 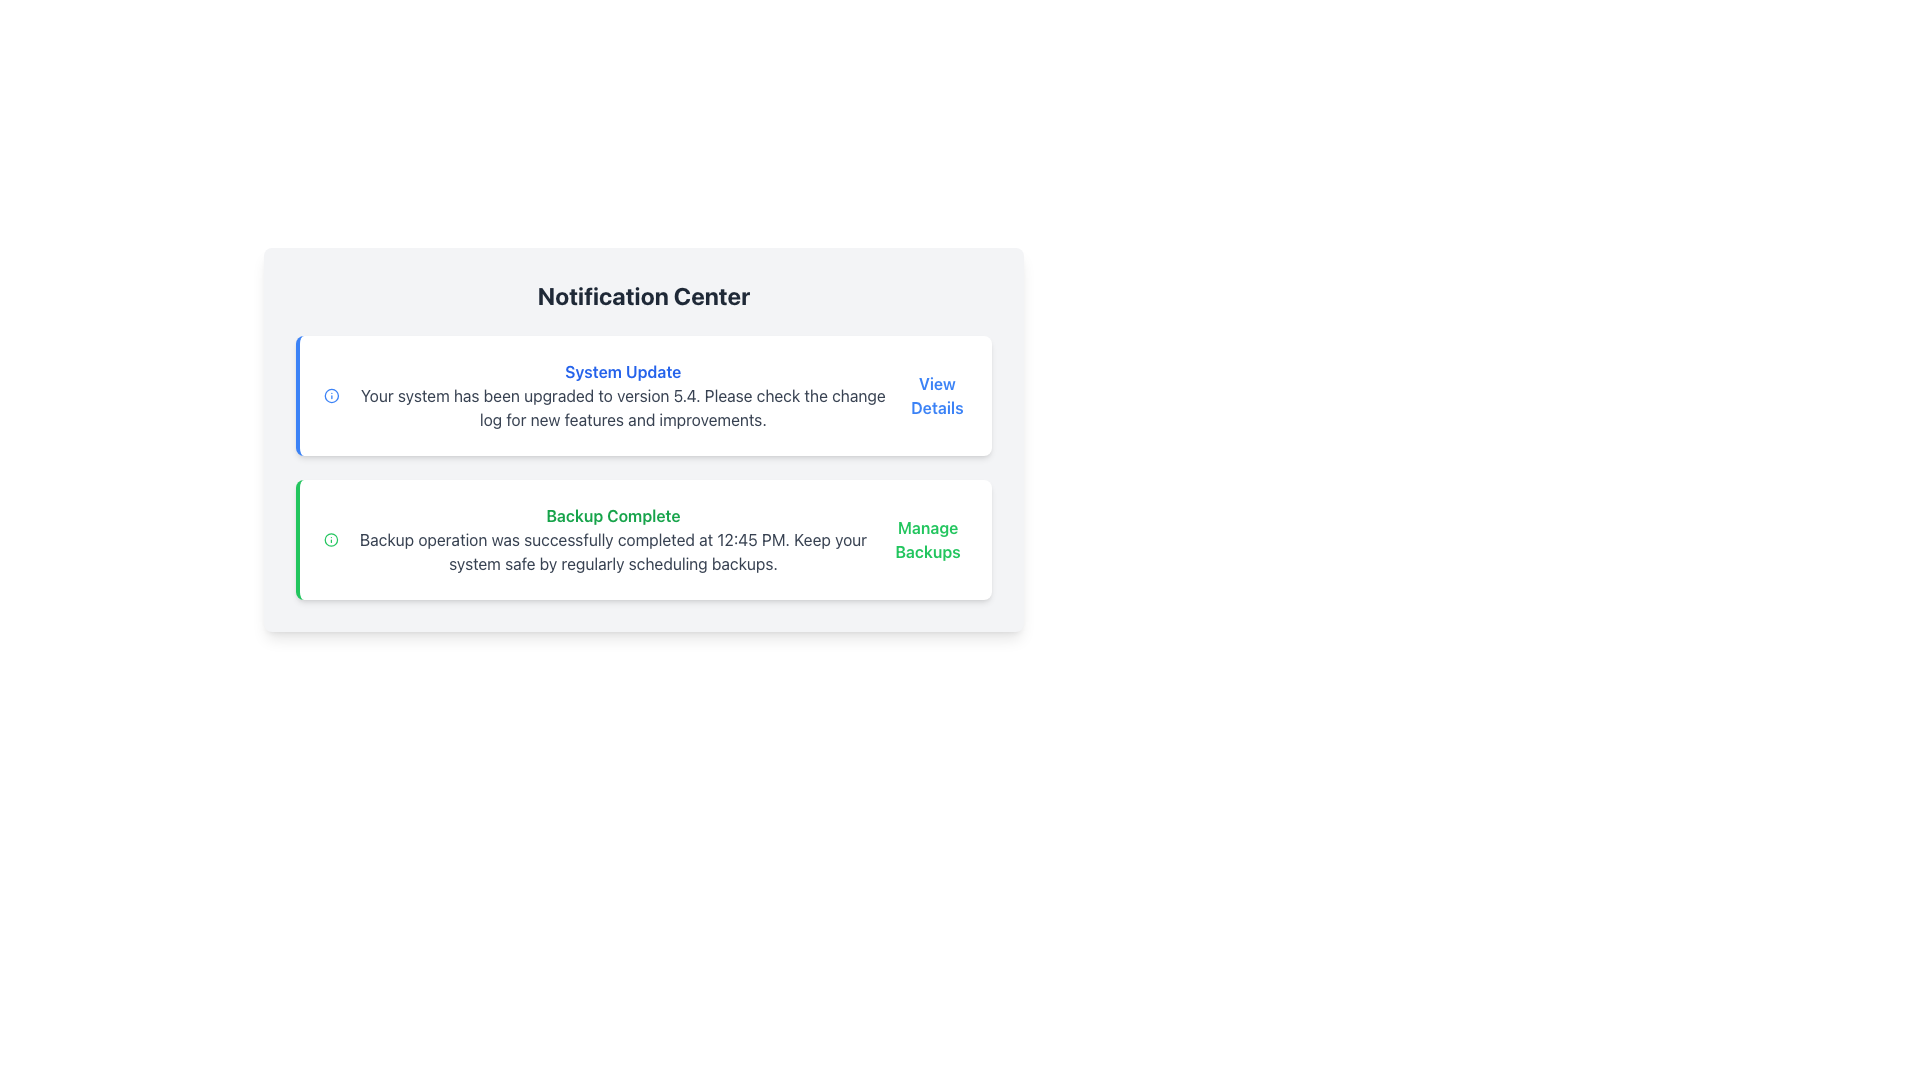 I want to click on text from the informational component that indicates the successful completion of a backup operation, located in the Notification Center box below the 'System Update' notification, so click(x=612, y=540).